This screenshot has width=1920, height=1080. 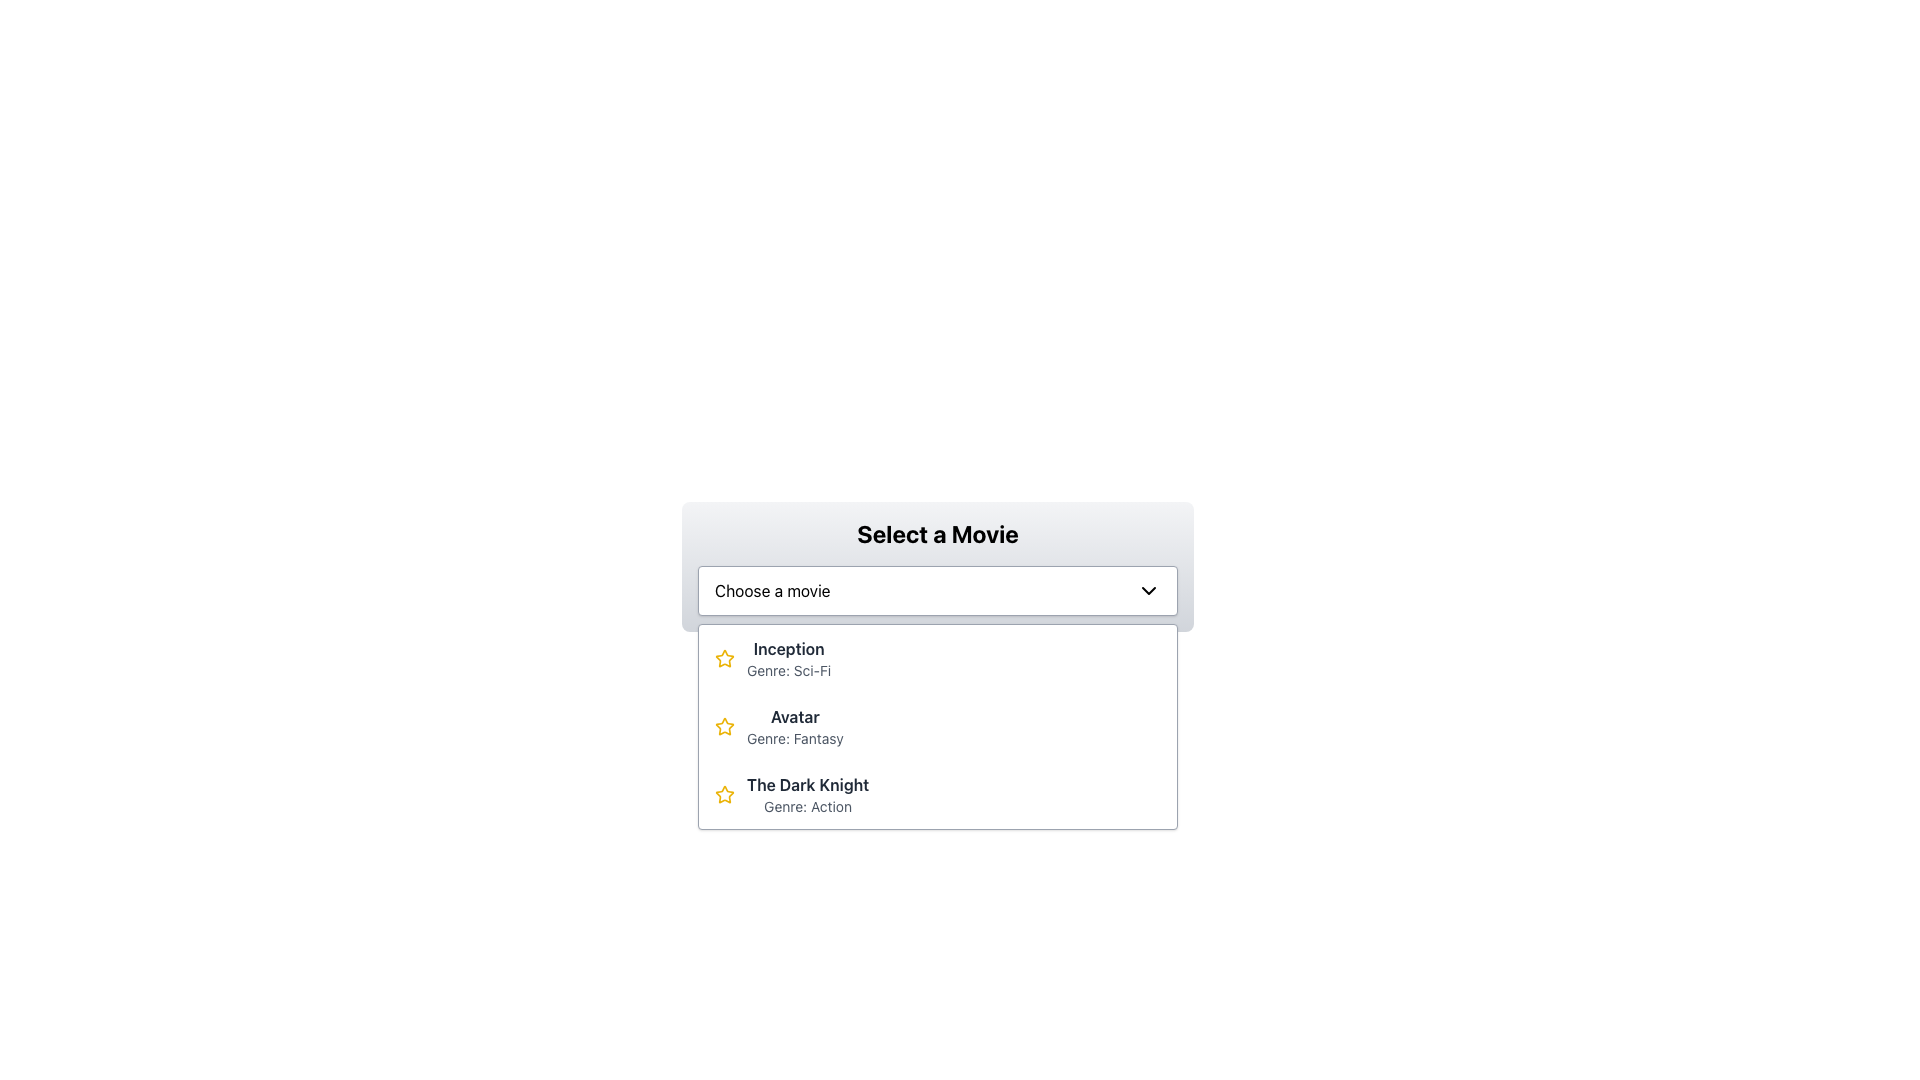 I want to click on the 'Avatar' text element in the dropdown menu, which is styled in bold and dark font, located above 'Genre: Fantasy' and between 'Inception' and 'The Dark Knight', so click(x=794, y=716).